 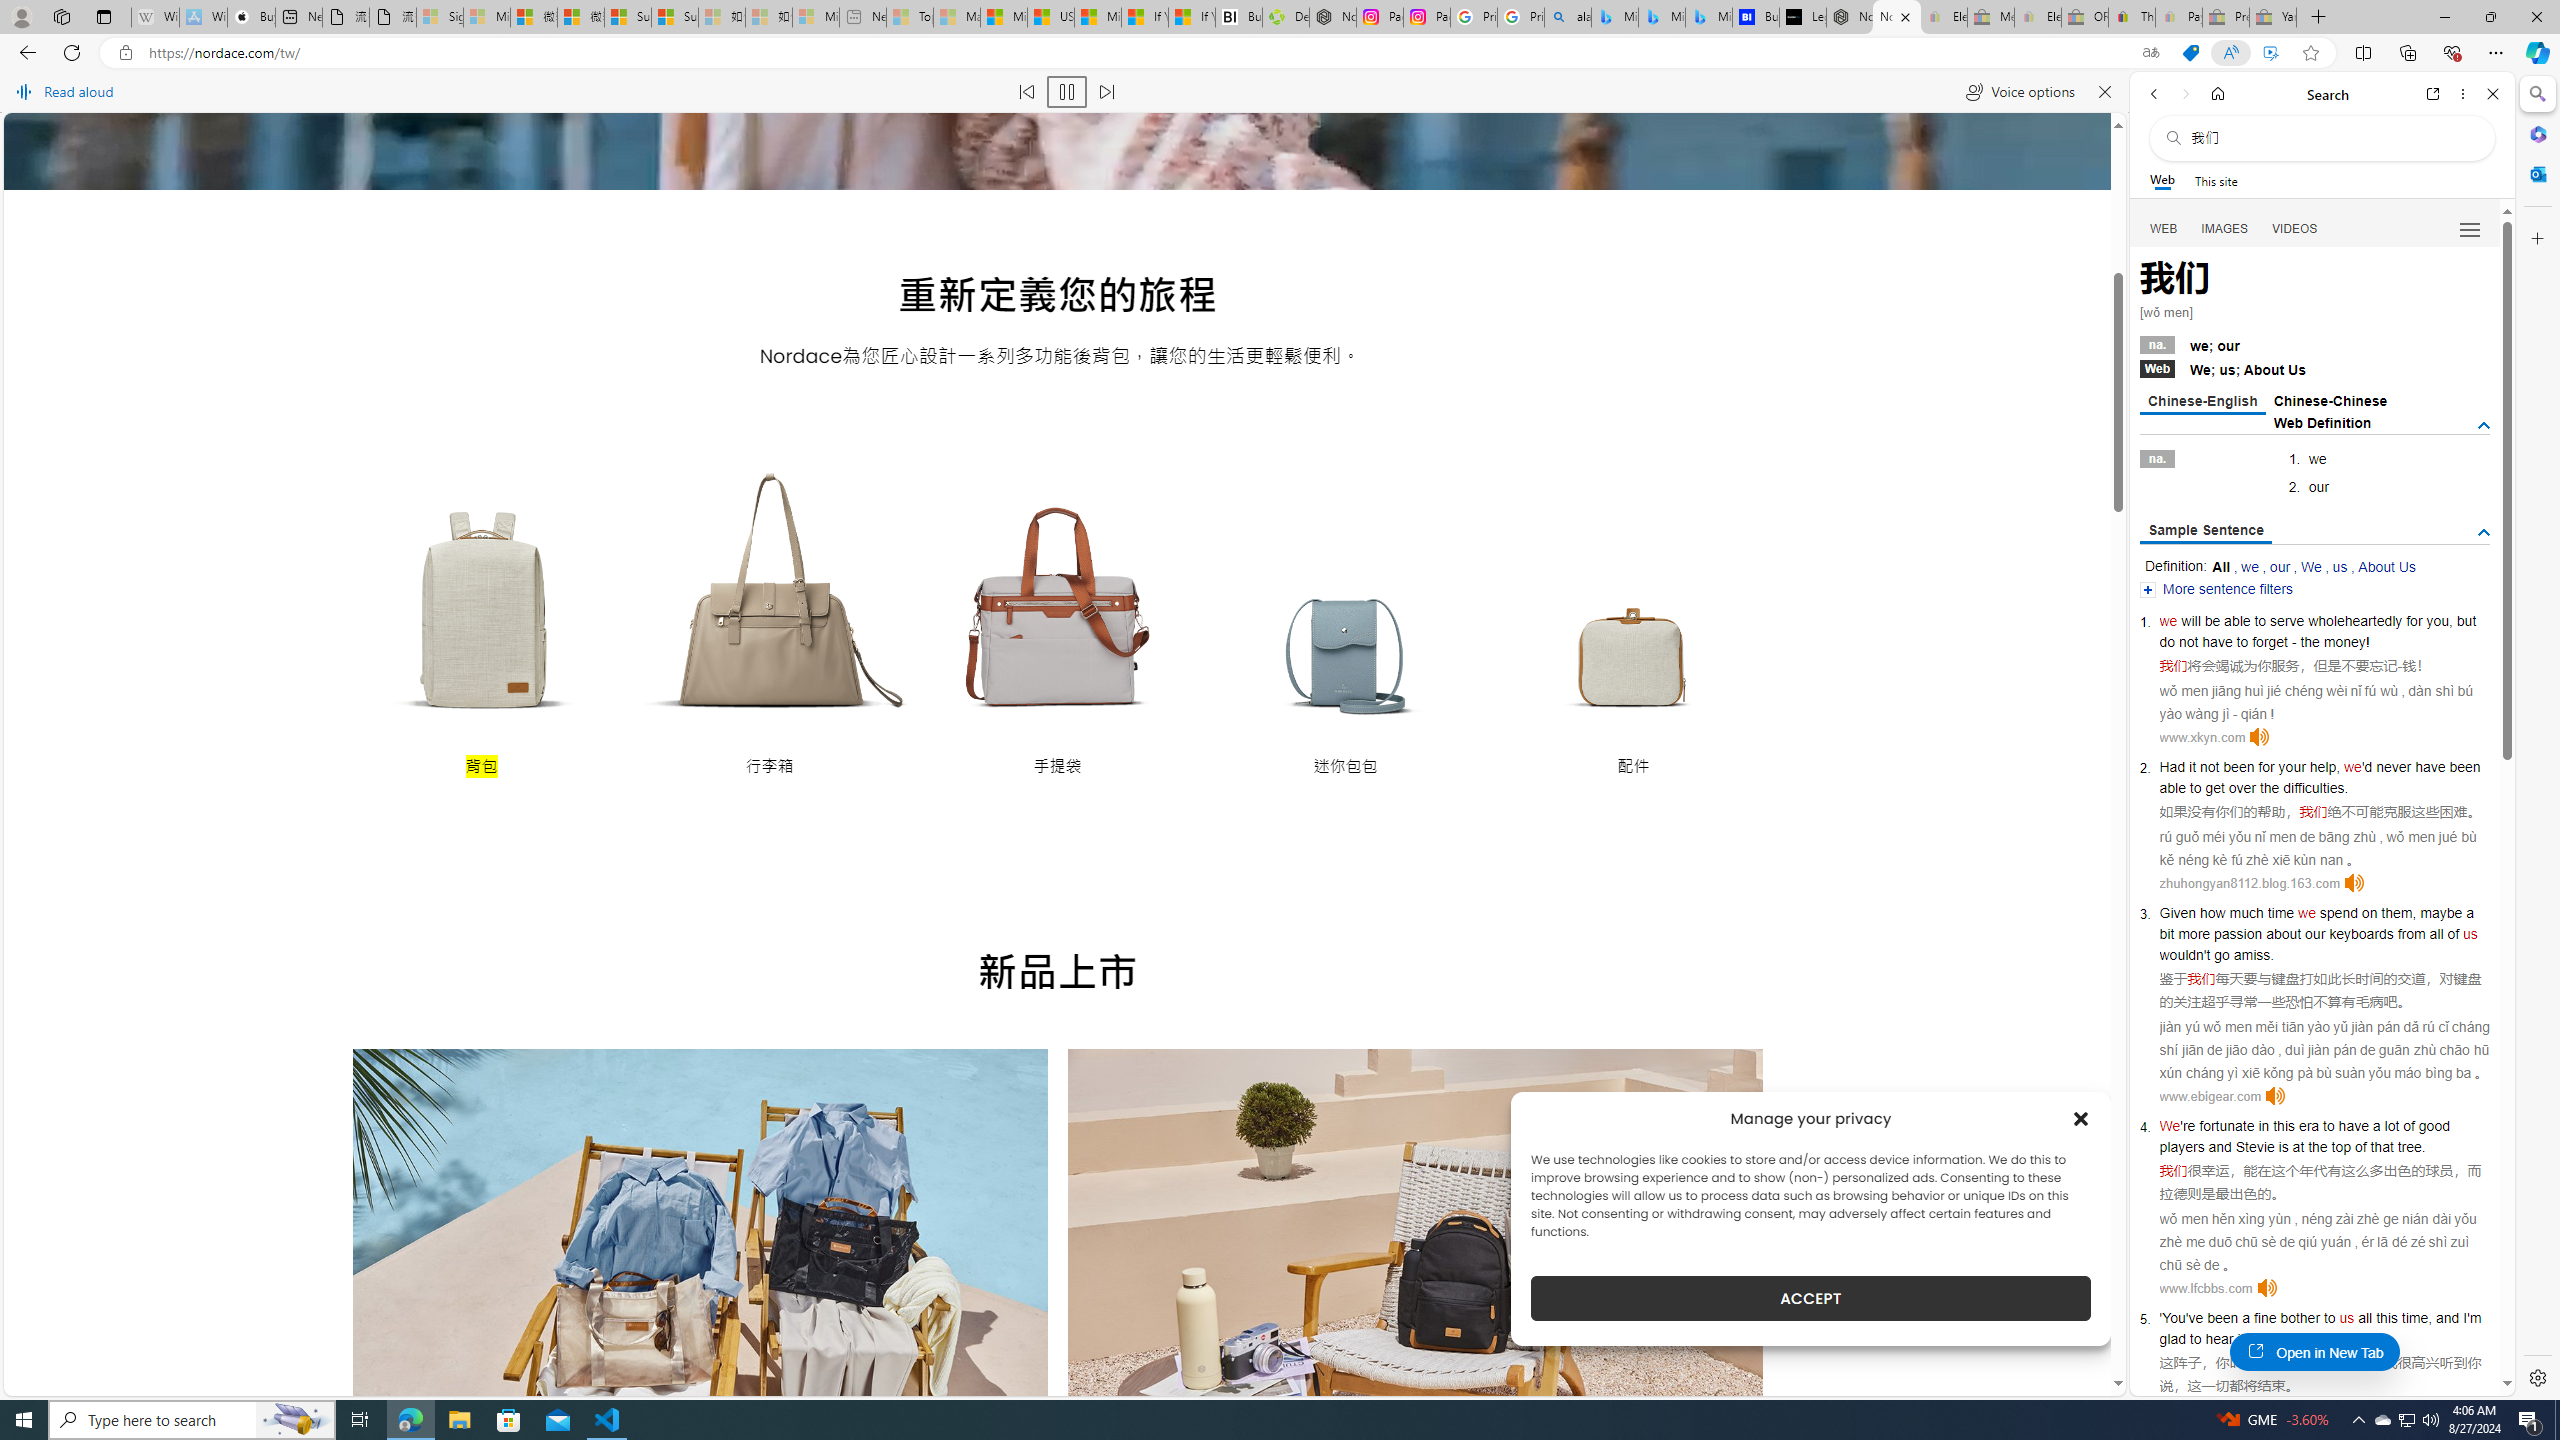 What do you see at coordinates (2286, 620) in the screenshot?
I see `'serve'` at bounding box center [2286, 620].